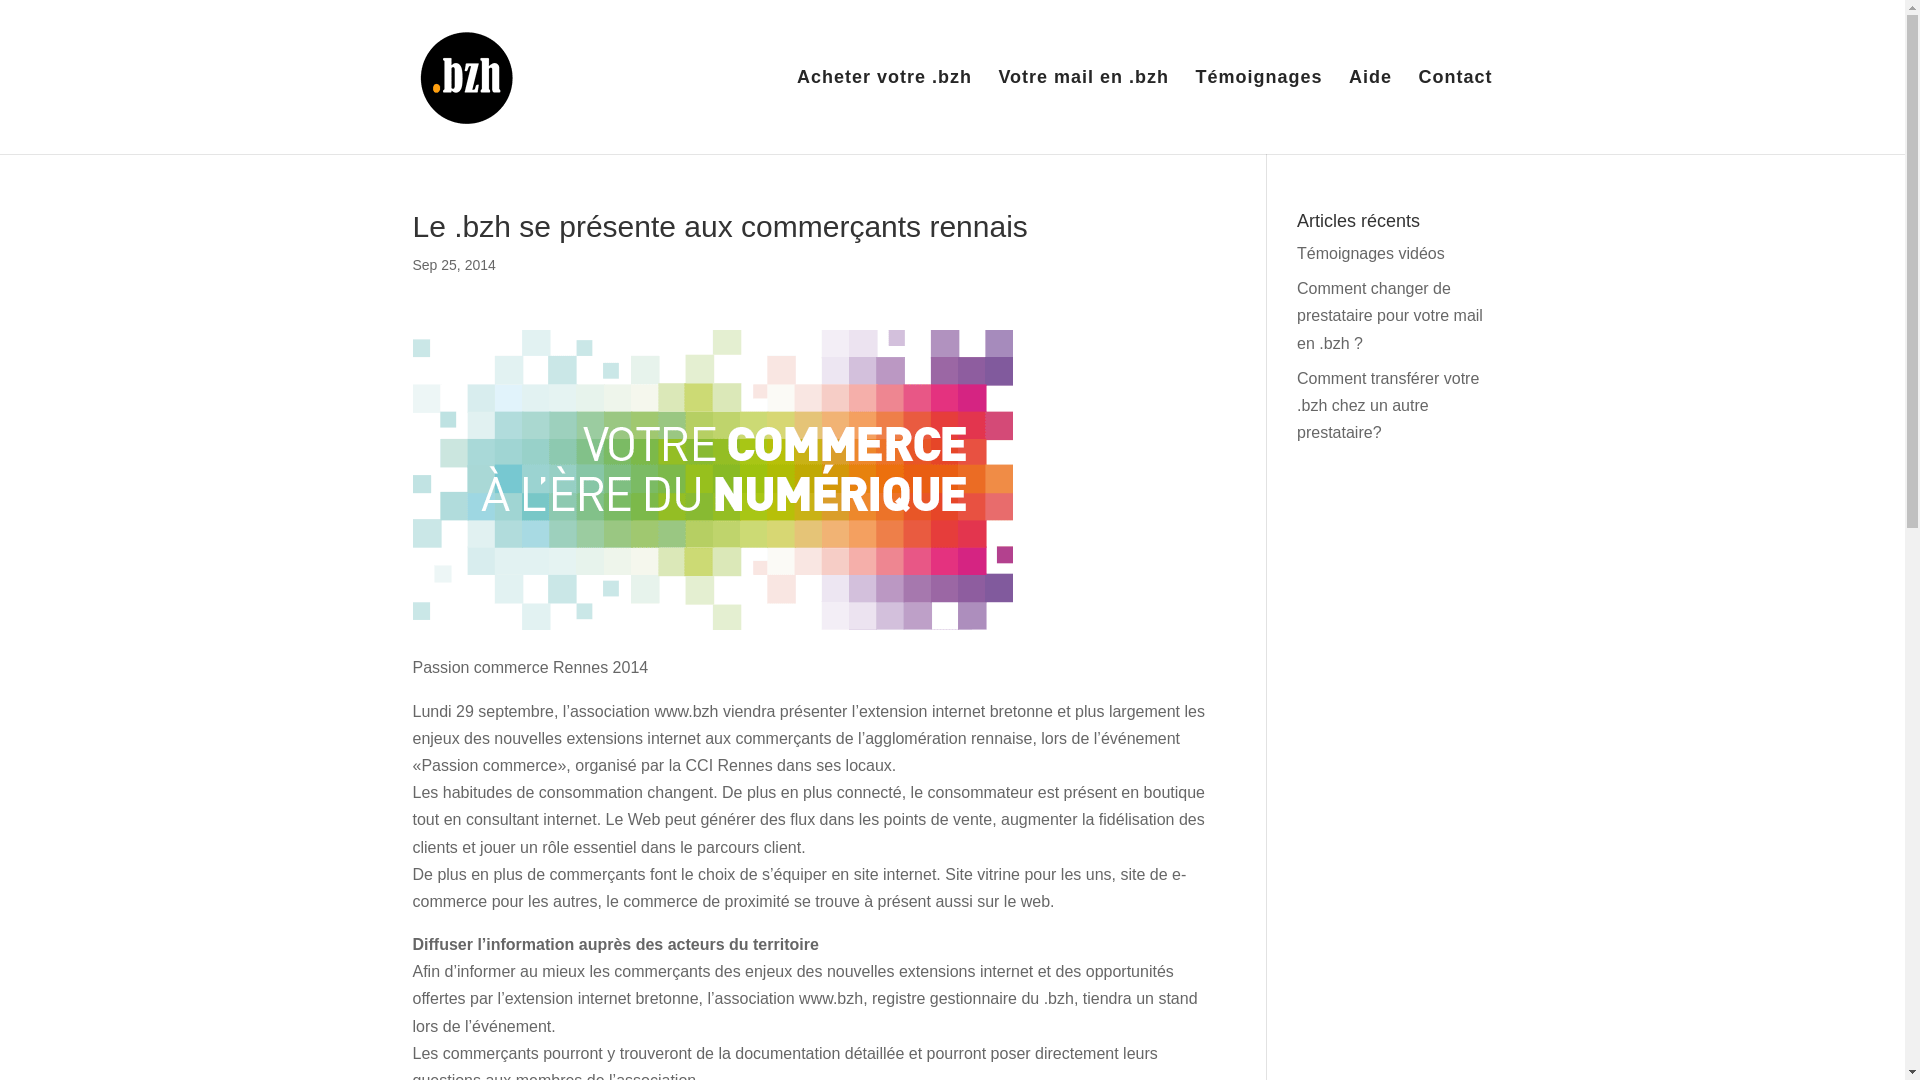  Describe the element at coordinates (1389, 315) in the screenshot. I see `'Comment changer de prestataire pour votre mail en .bzh ?'` at that location.